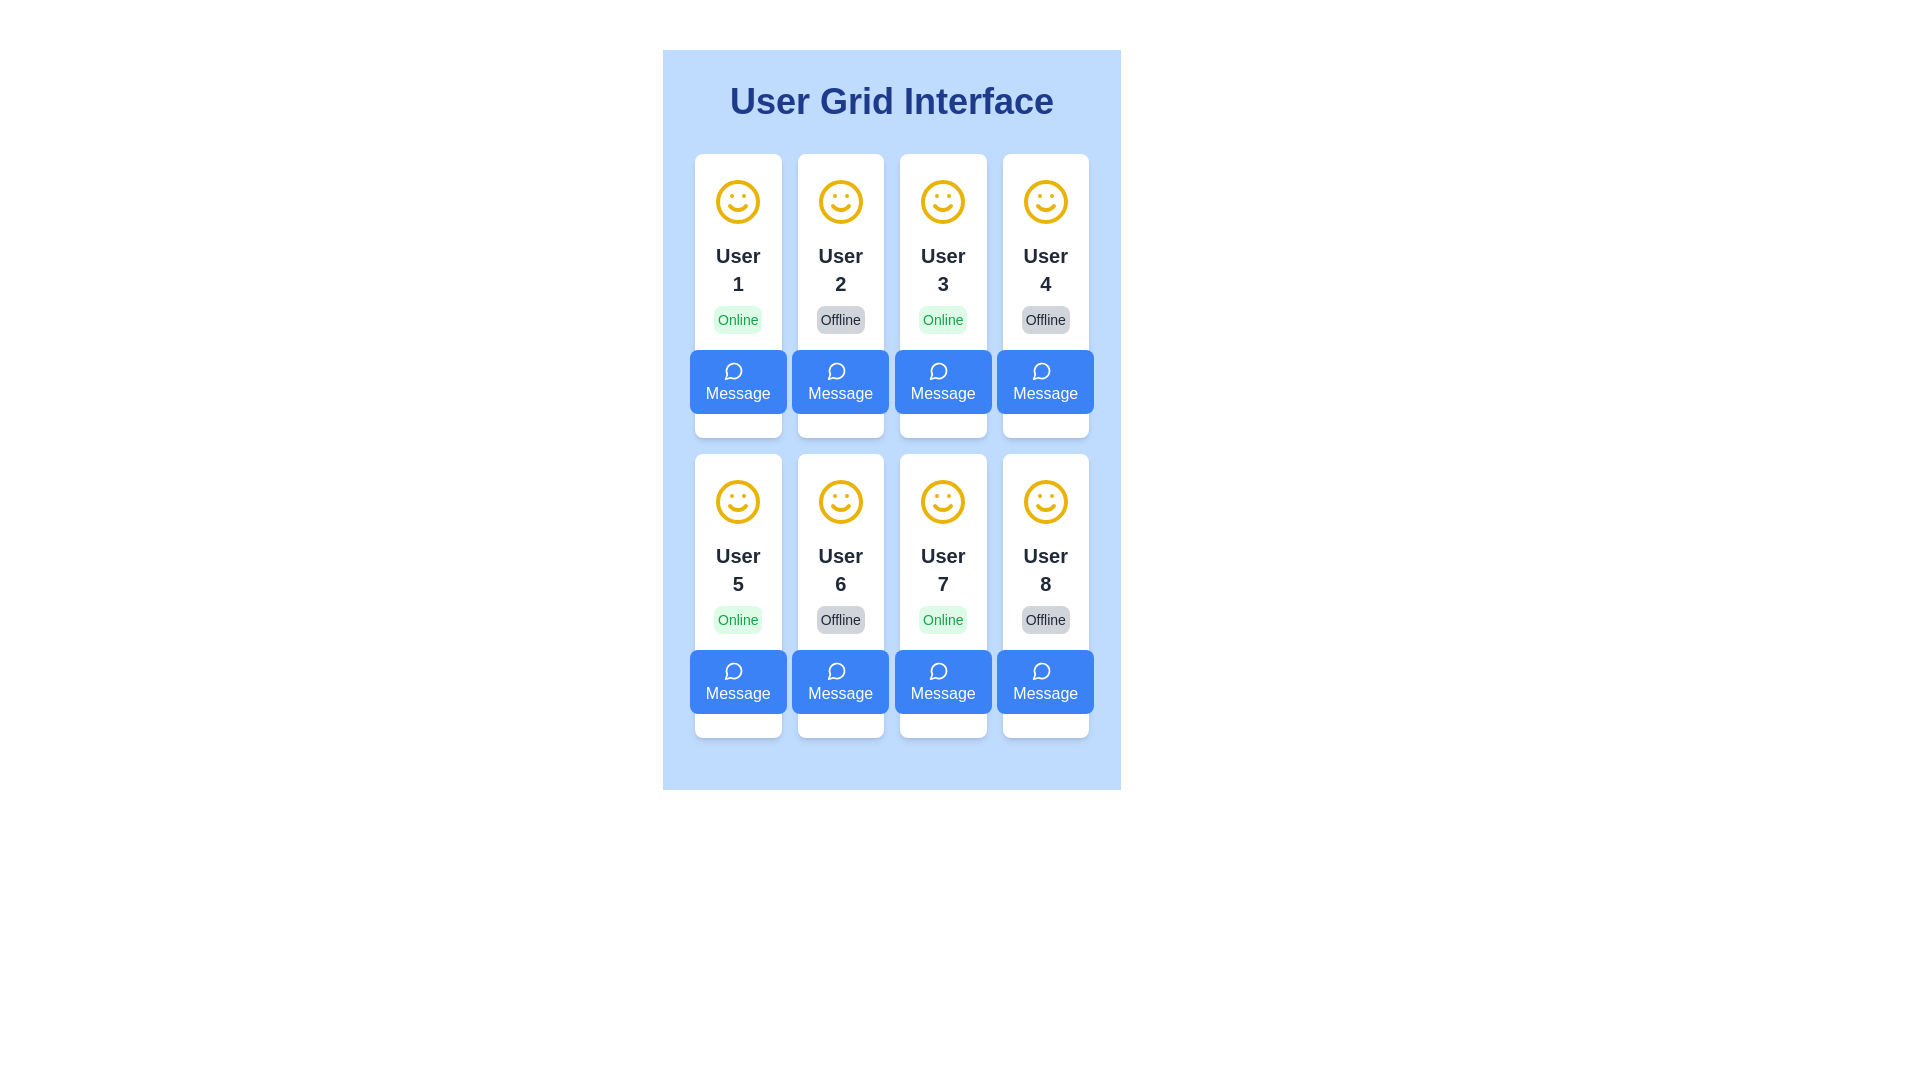  Describe the element at coordinates (942, 500) in the screenshot. I see `the circular yellow smiley face icon located at the top of the card labeled 'User 7' in the second row of the user grid` at that location.